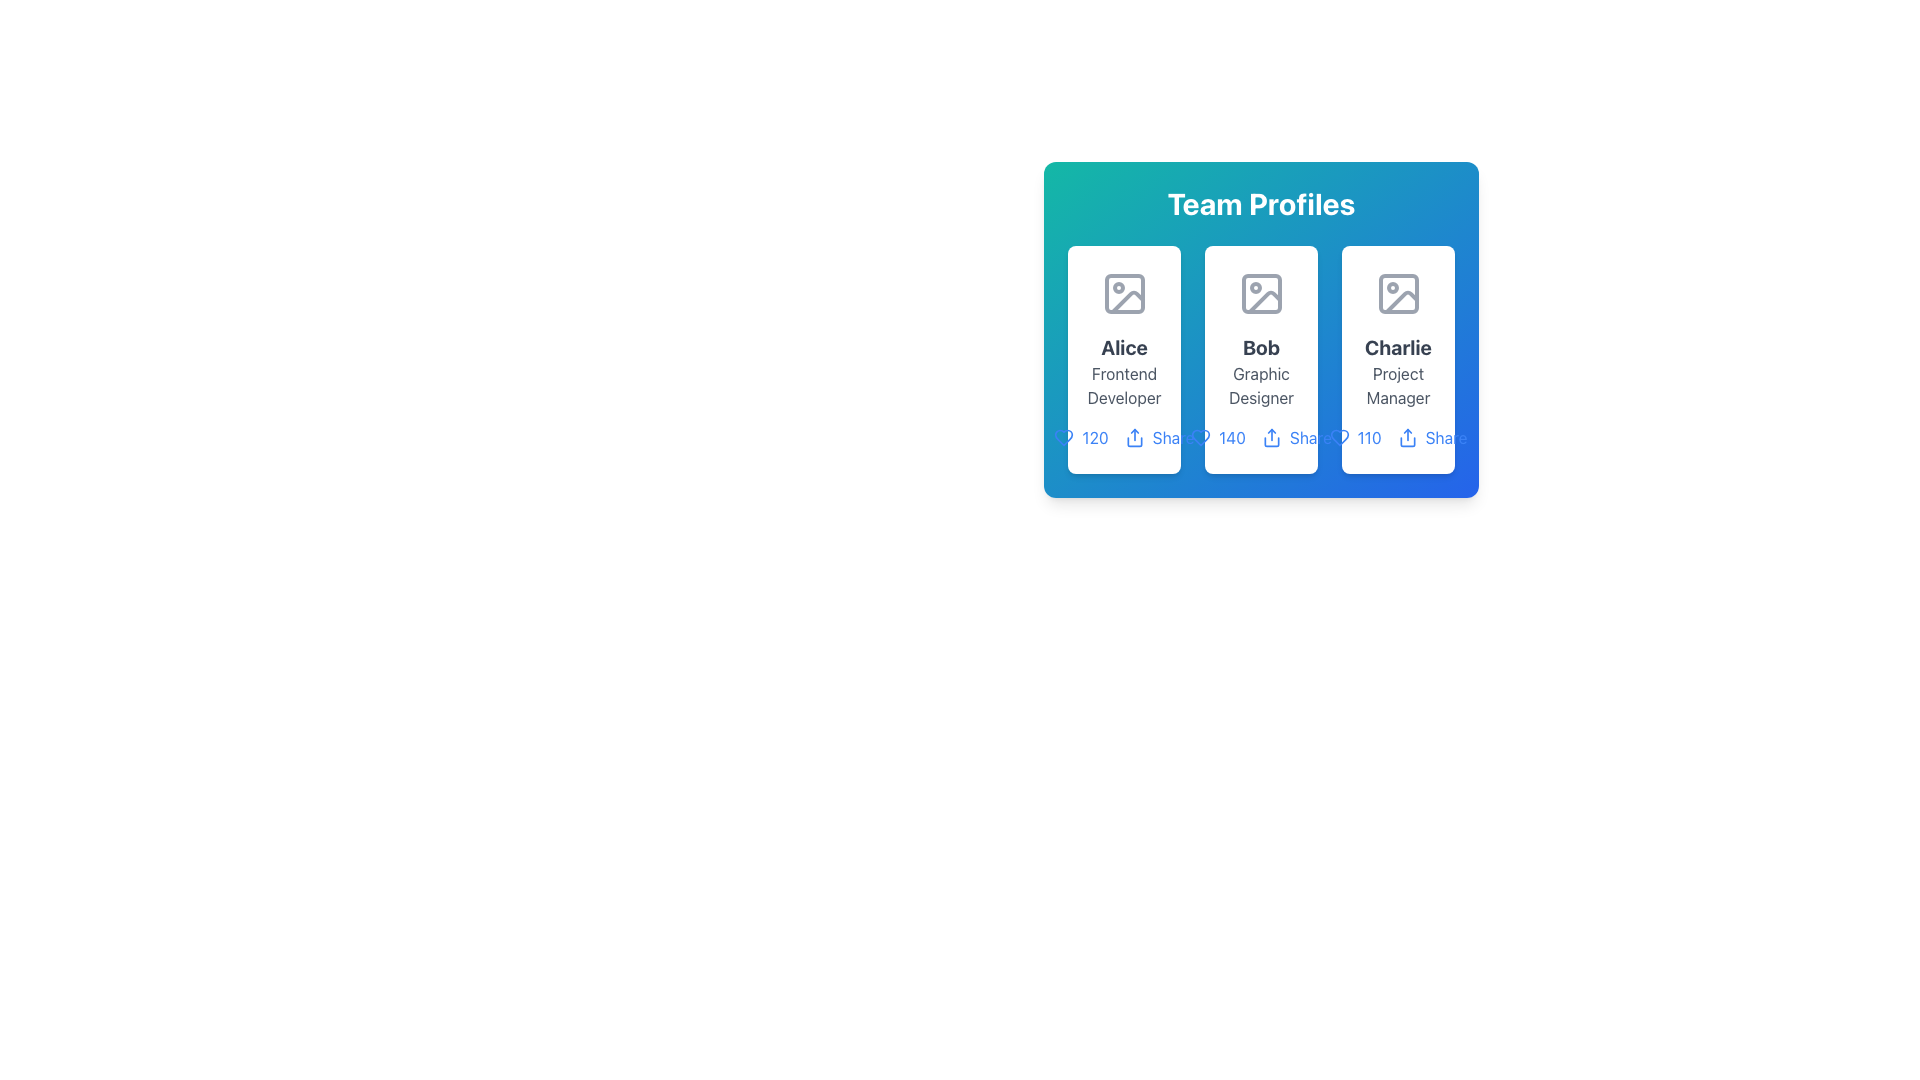 The width and height of the screenshot is (1920, 1080). Describe the element at coordinates (1124, 346) in the screenshot. I see `the name label of the first profile card in the 'Team Profiles' section, which identifies the individual represented by the card` at that location.